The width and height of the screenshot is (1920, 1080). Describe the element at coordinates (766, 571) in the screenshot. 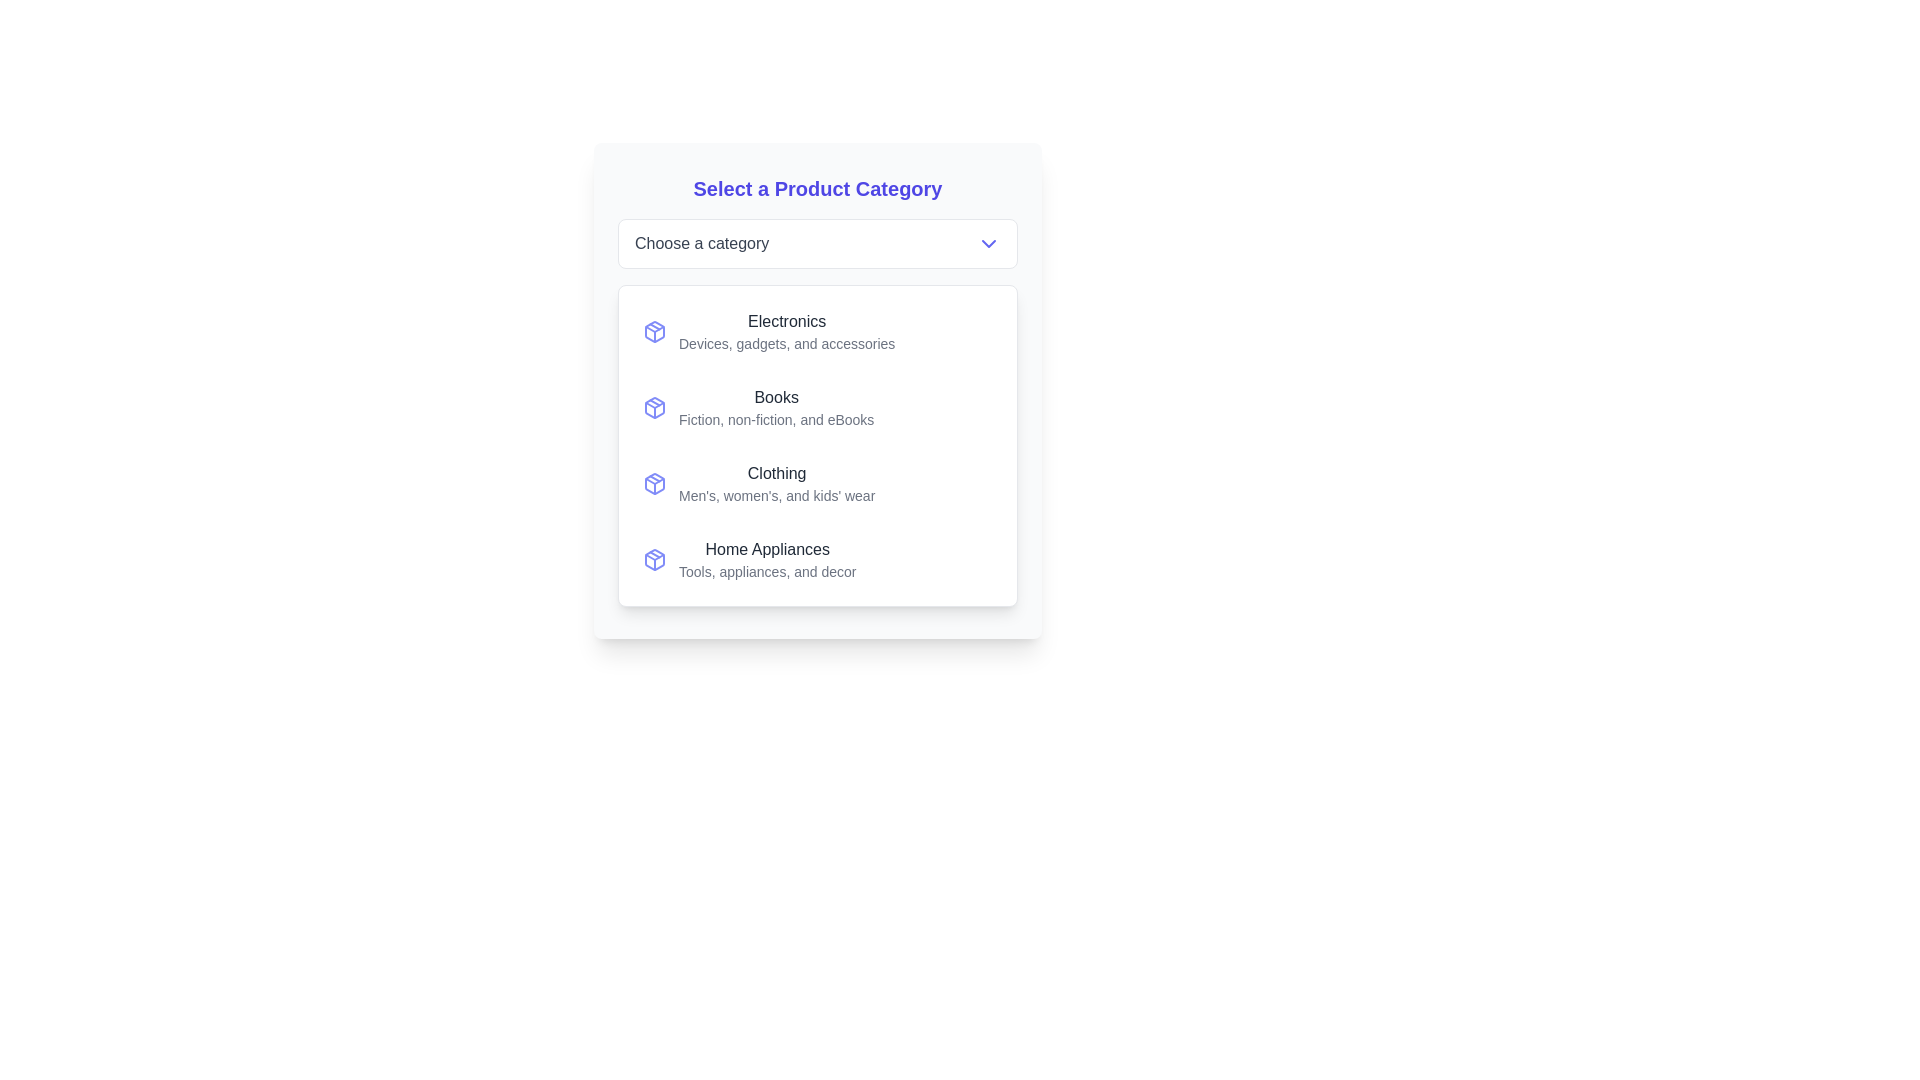

I see `descriptive text label located below the 'Home Appliances' category in the product category selection panel` at that location.